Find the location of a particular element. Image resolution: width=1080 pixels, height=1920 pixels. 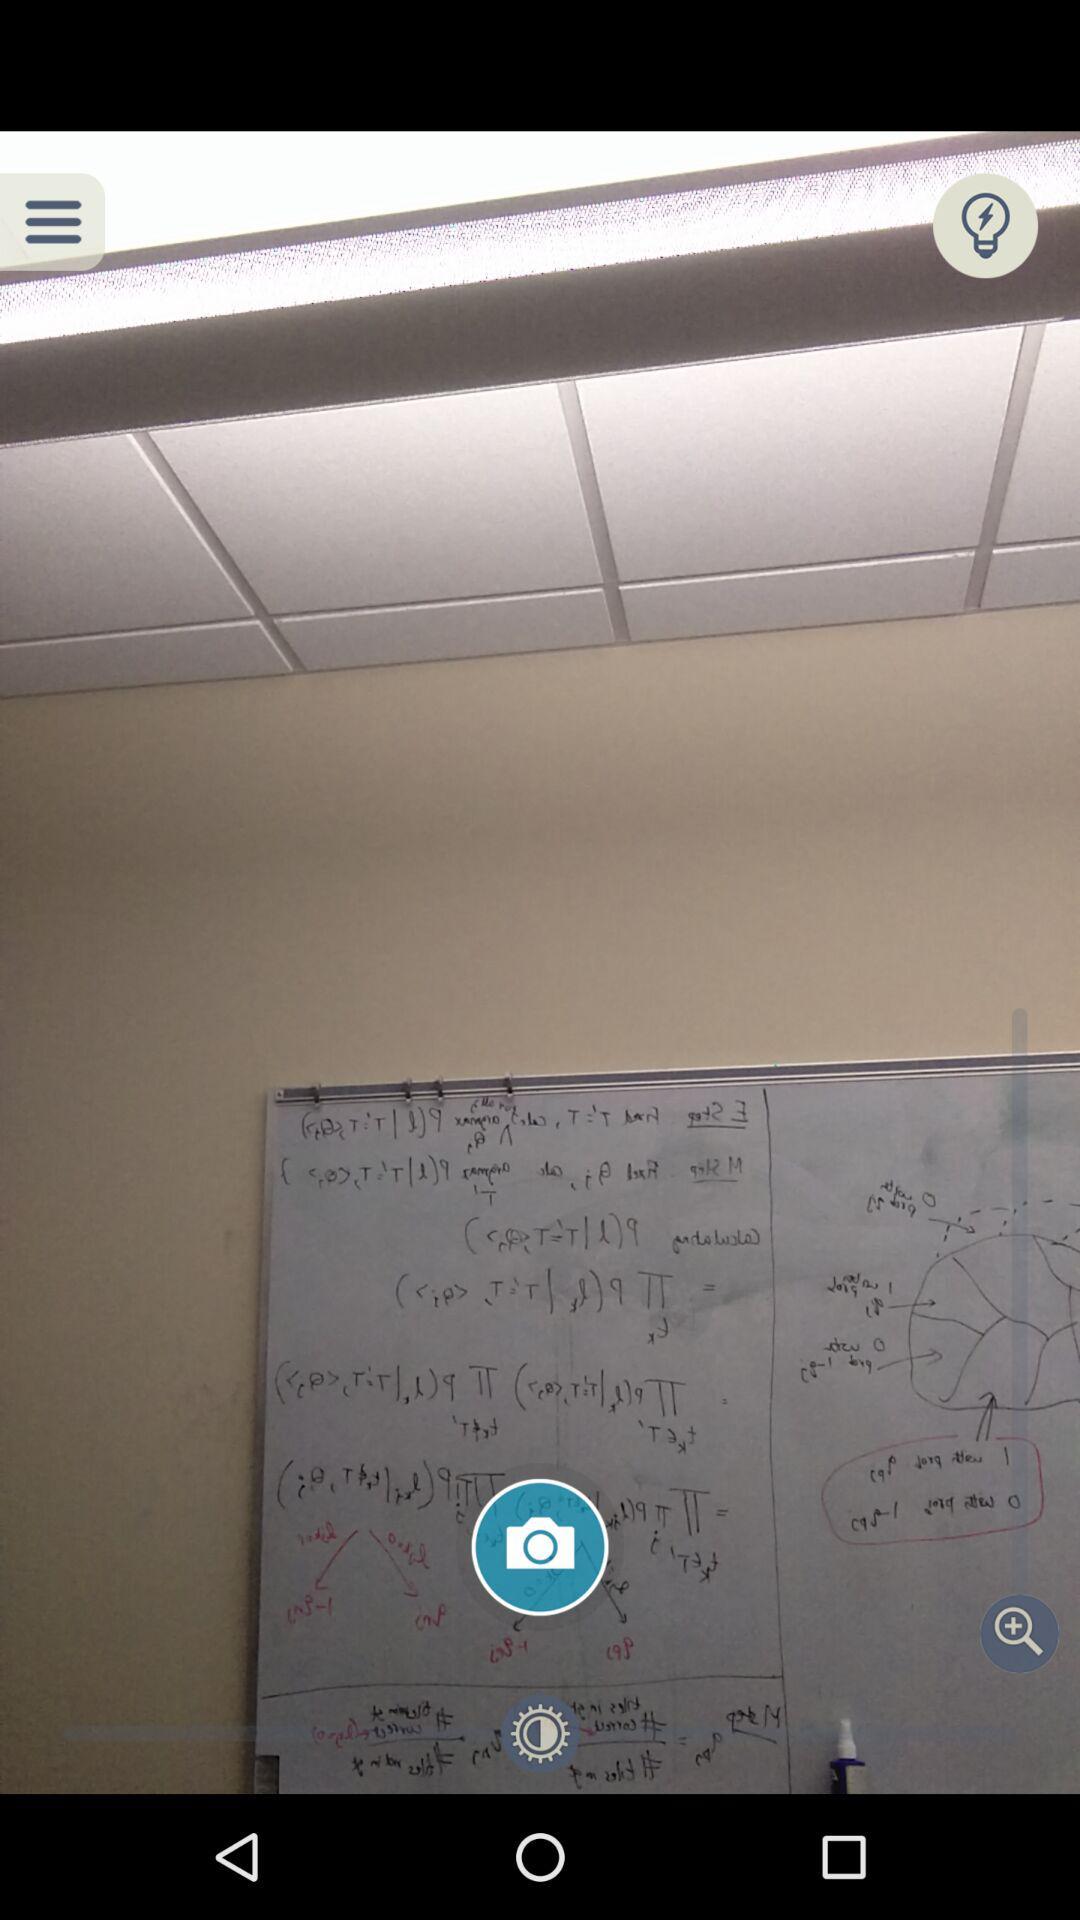

open options menu is located at coordinates (51, 221).